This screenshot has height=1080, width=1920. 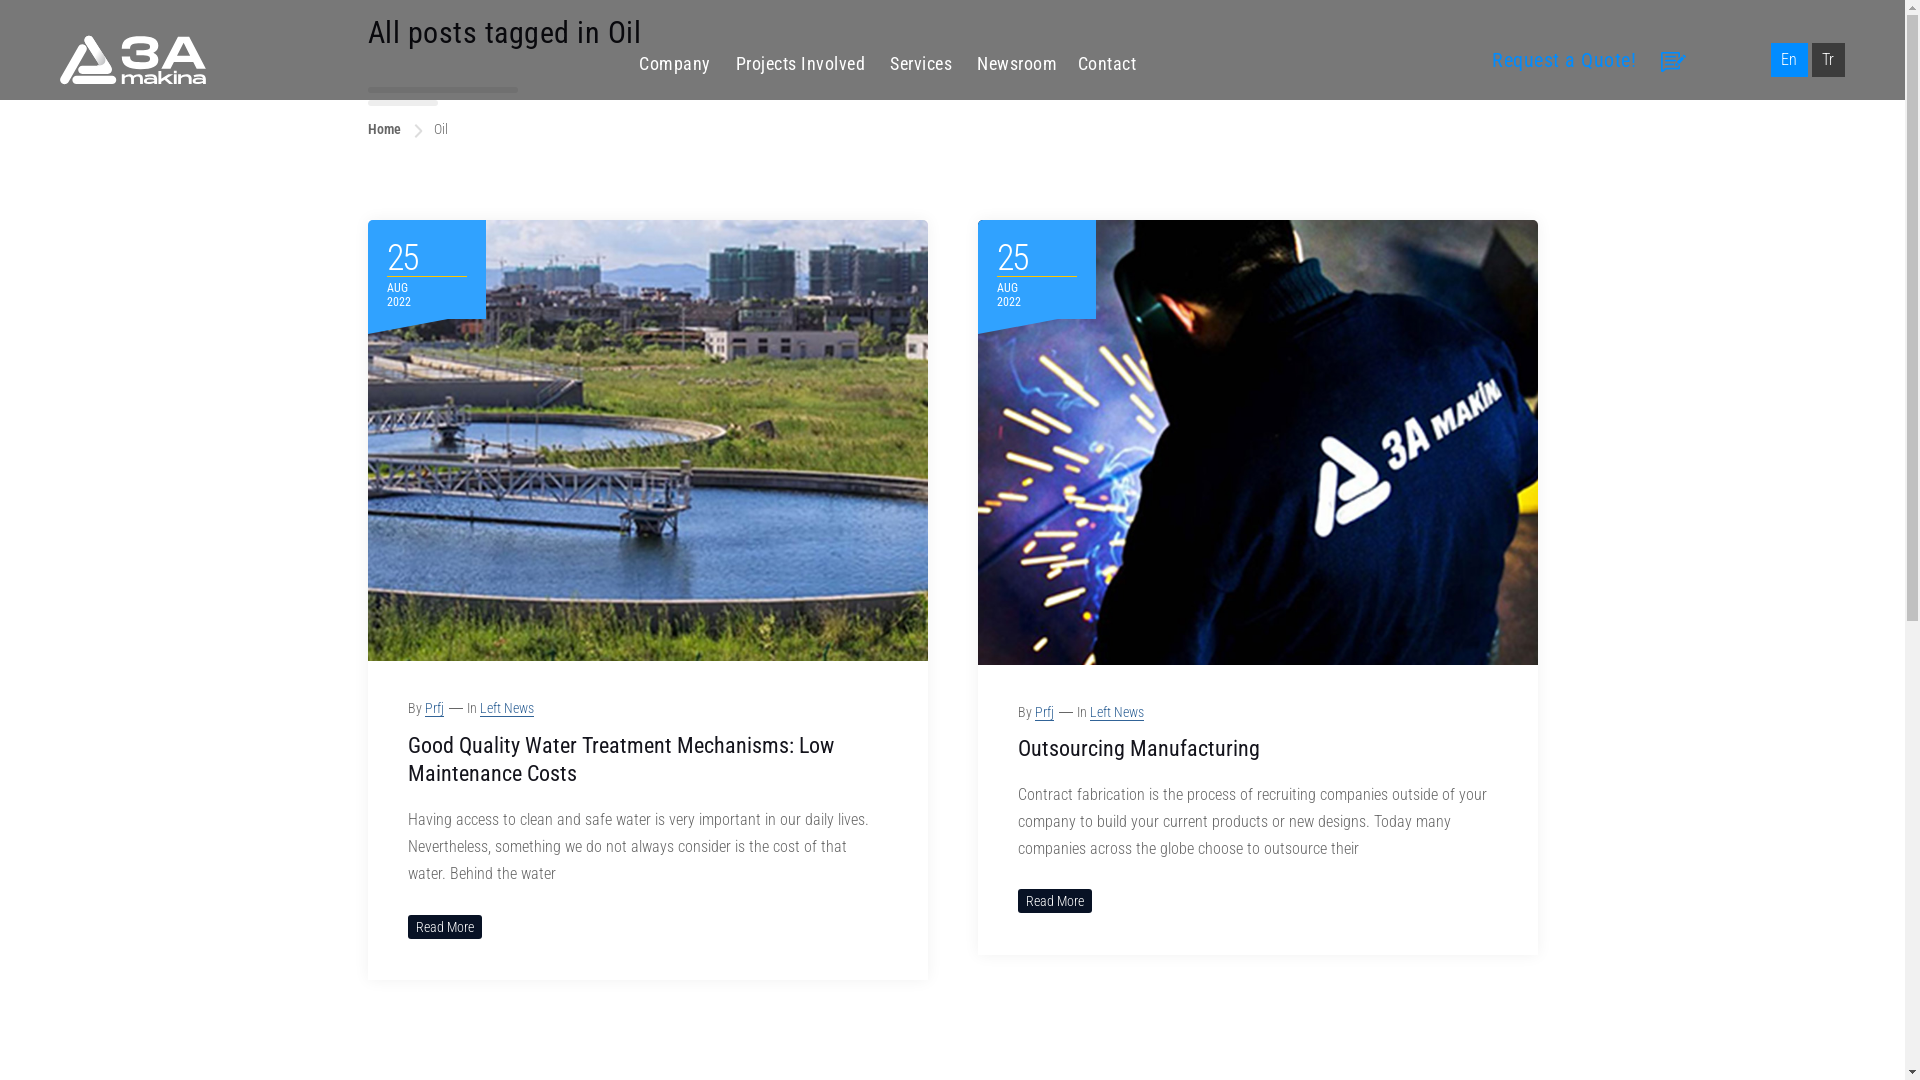 What do you see at coordinates (407, 926) in the screenshot?
I see `'Read More'` at bounding box center [407, 926].